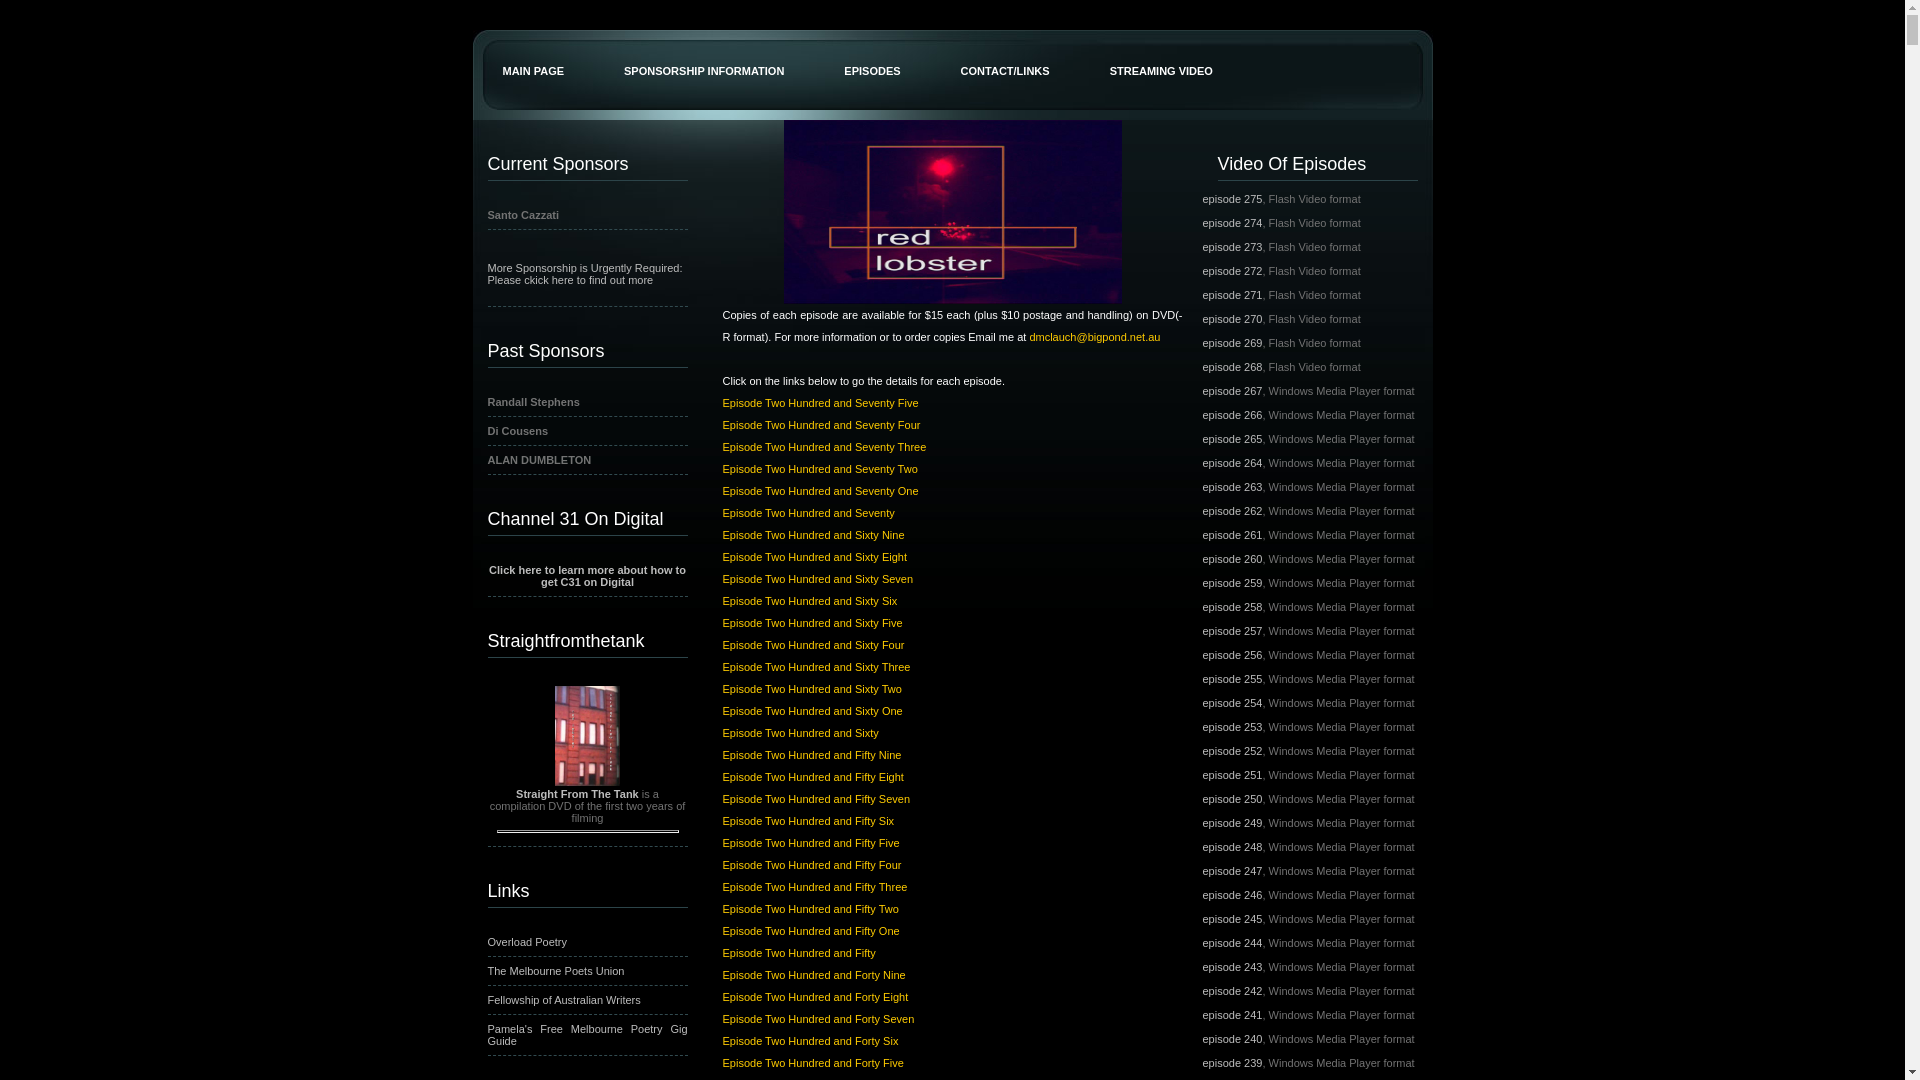  What do you see at coordinates (1231, 390) in the screenshot?
I see `'episode 267'` at bounding box center [1231, 390].